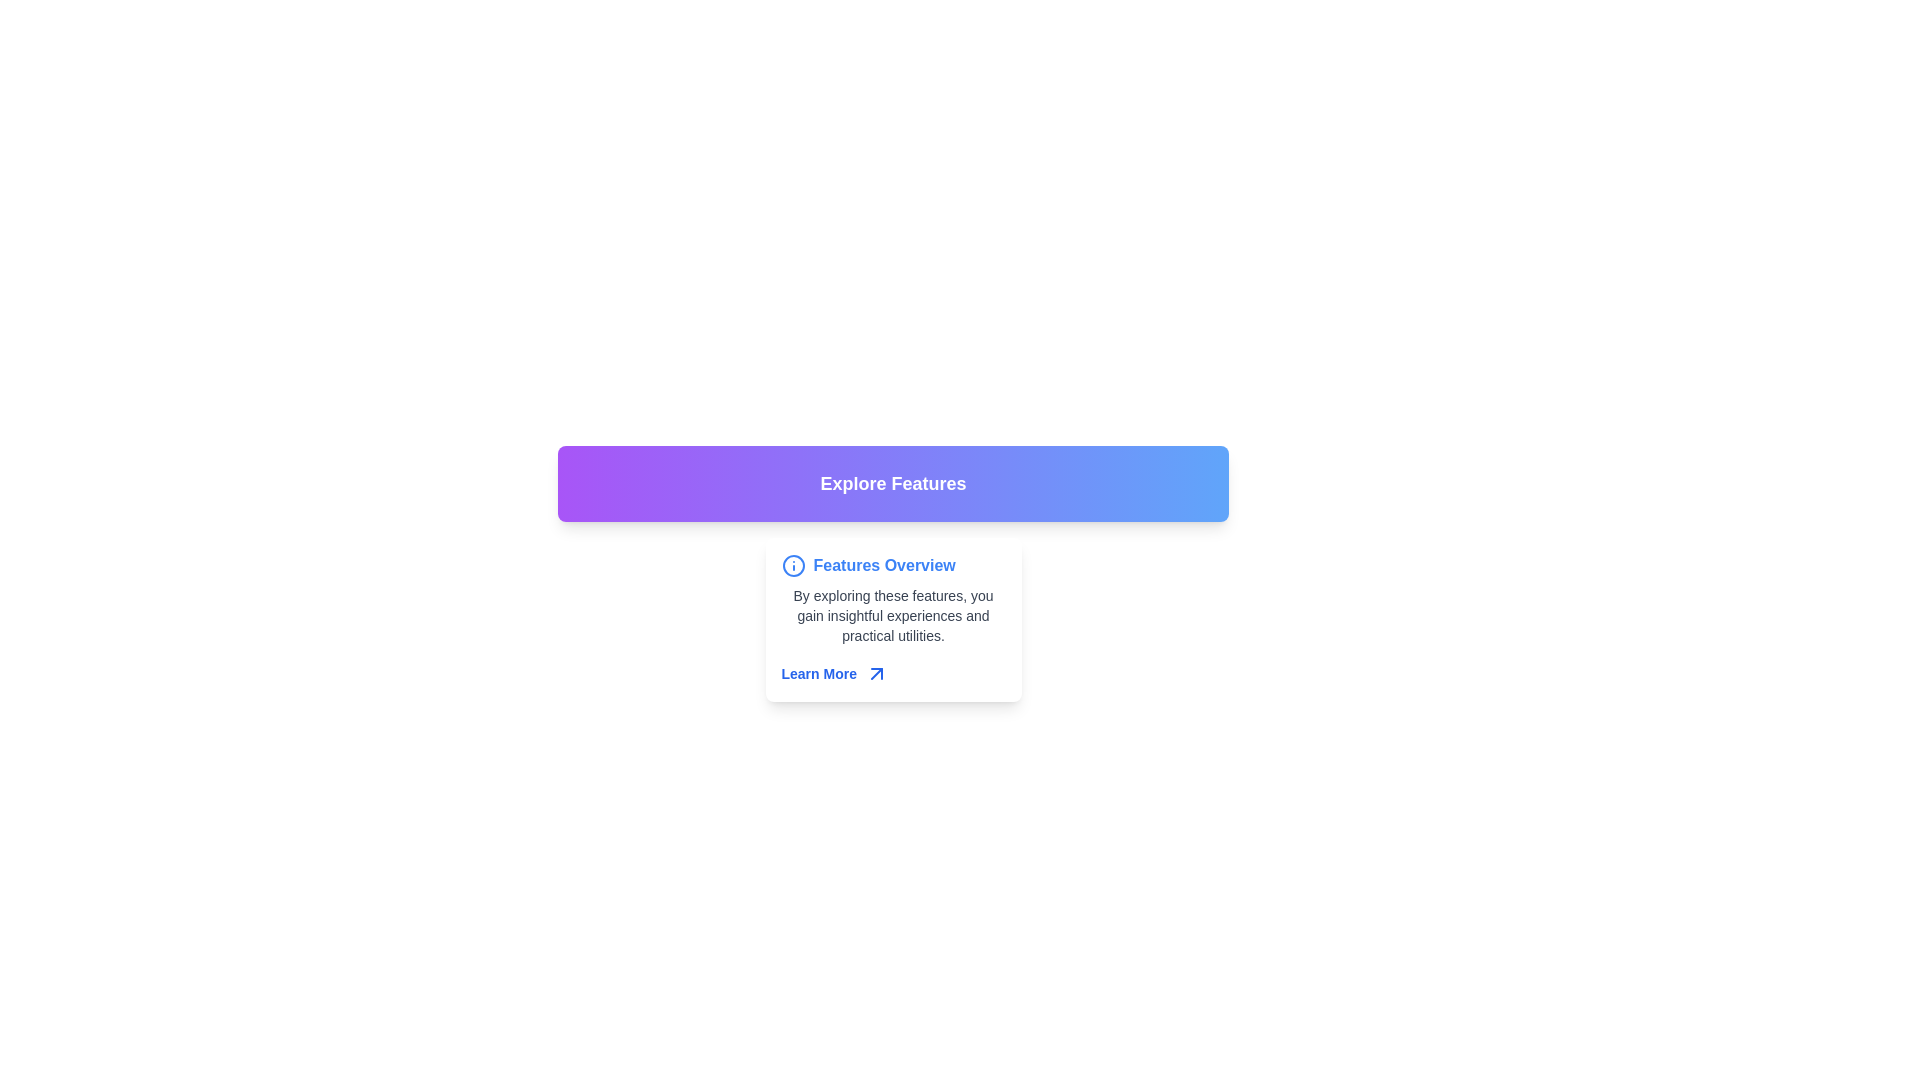  Describe the element at coordinates (877, 674) in the screenshot. I see `the small arrow icon in the 'Learn More' section of the card, which is part of a group of SVG elements` at that location.